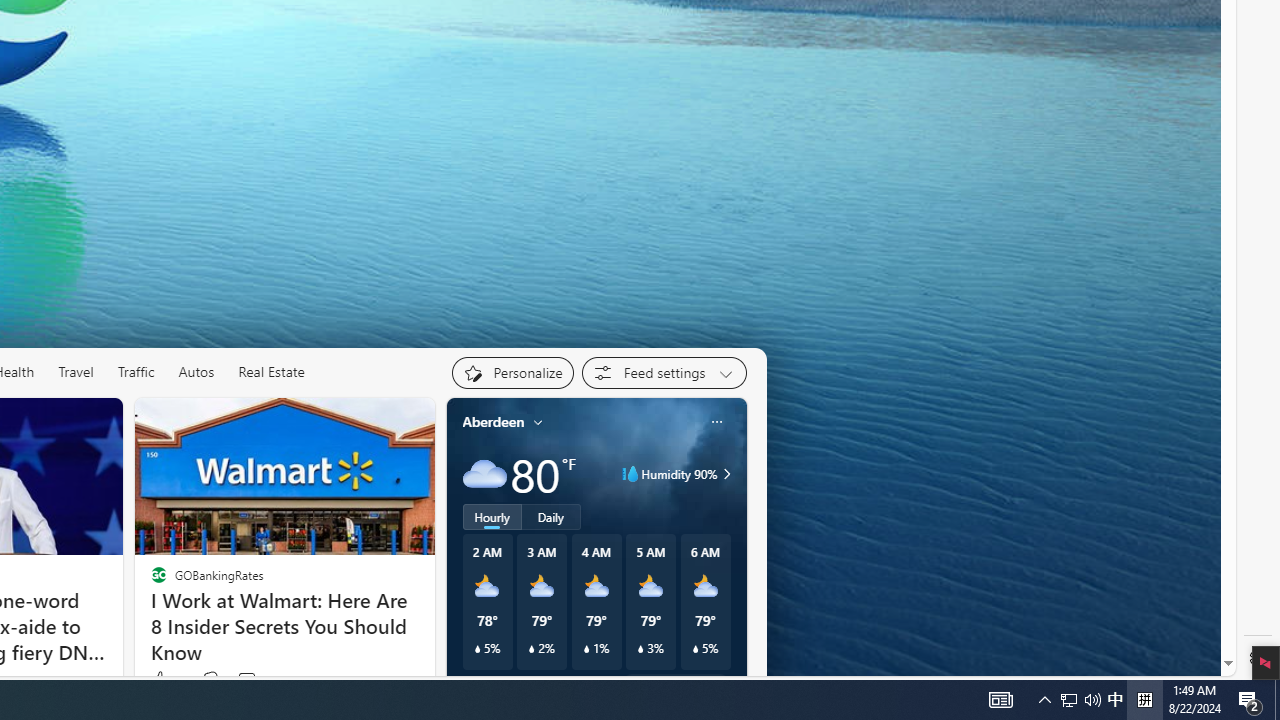  I want to click on 'My location', so click(538, 420).